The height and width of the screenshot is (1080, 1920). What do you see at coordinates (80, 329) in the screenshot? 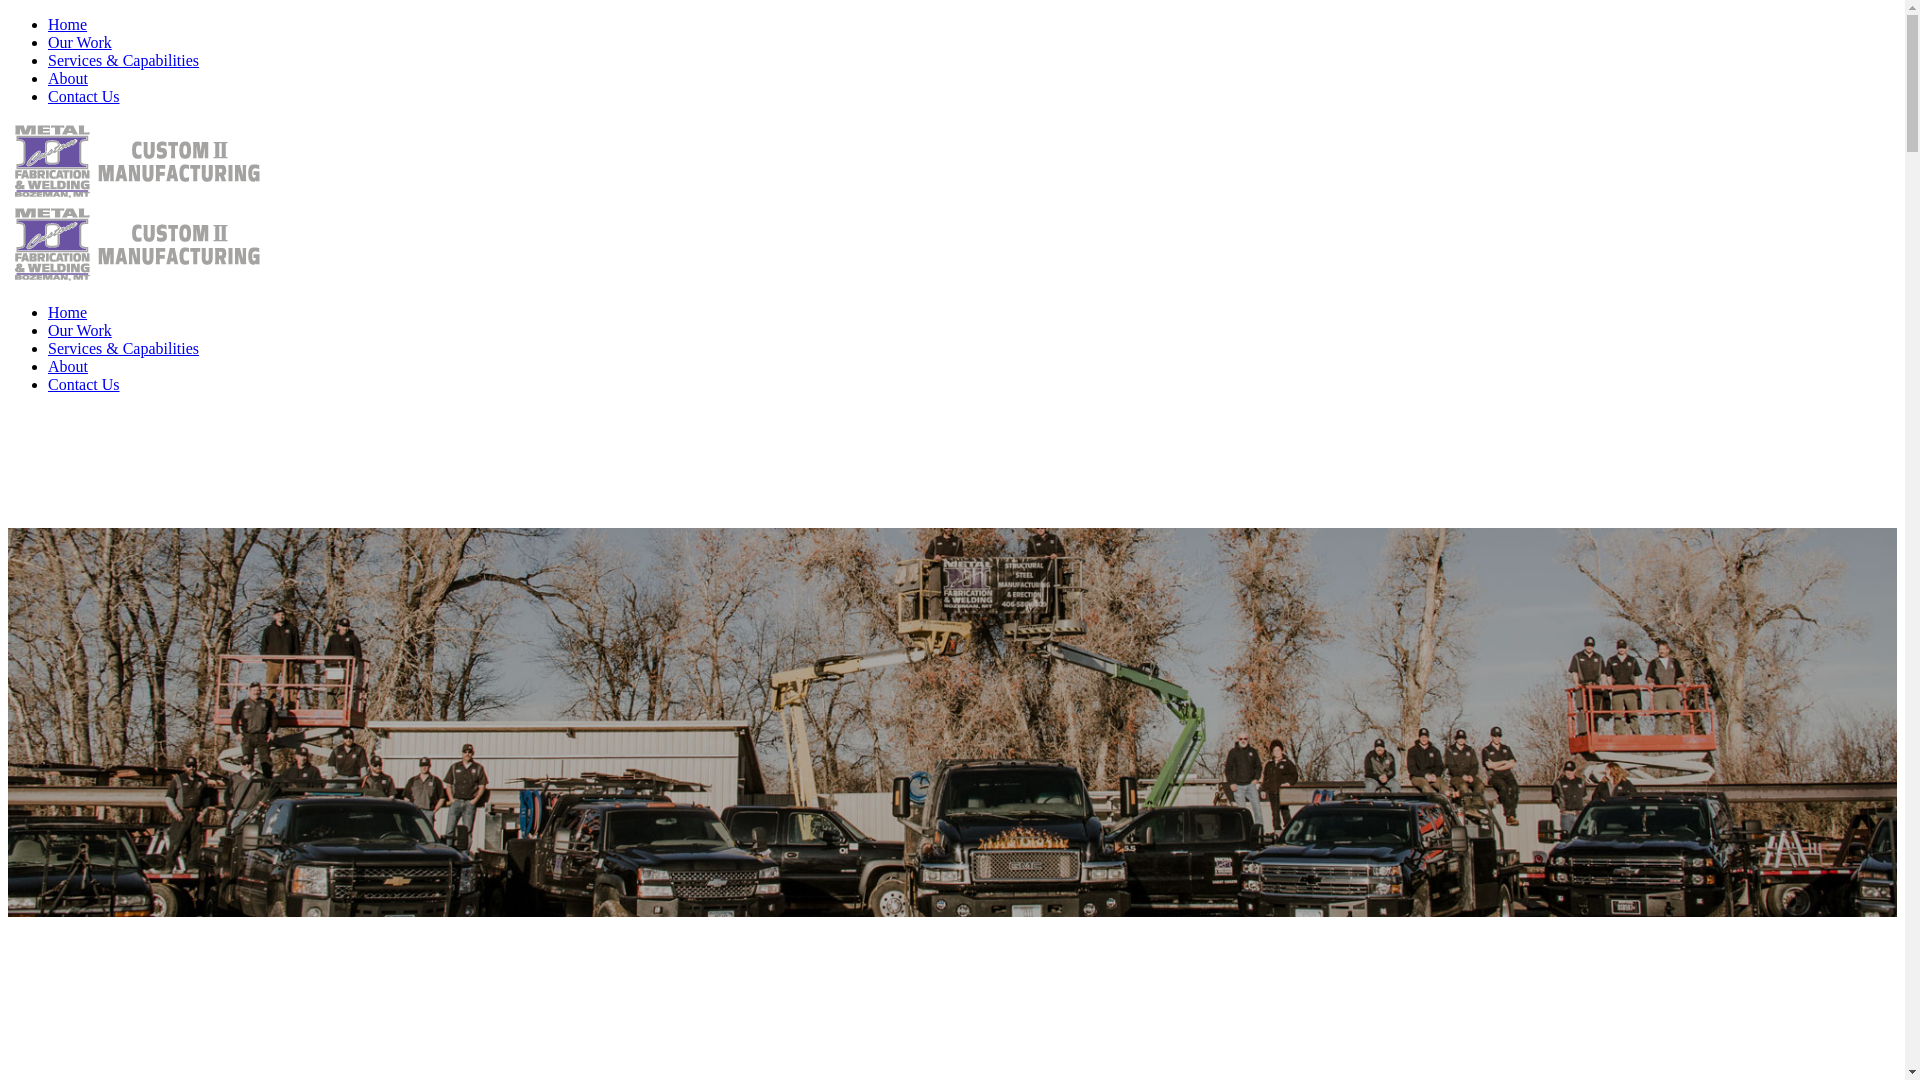
I see `'Our Work'` at bounding box center [80, 329].